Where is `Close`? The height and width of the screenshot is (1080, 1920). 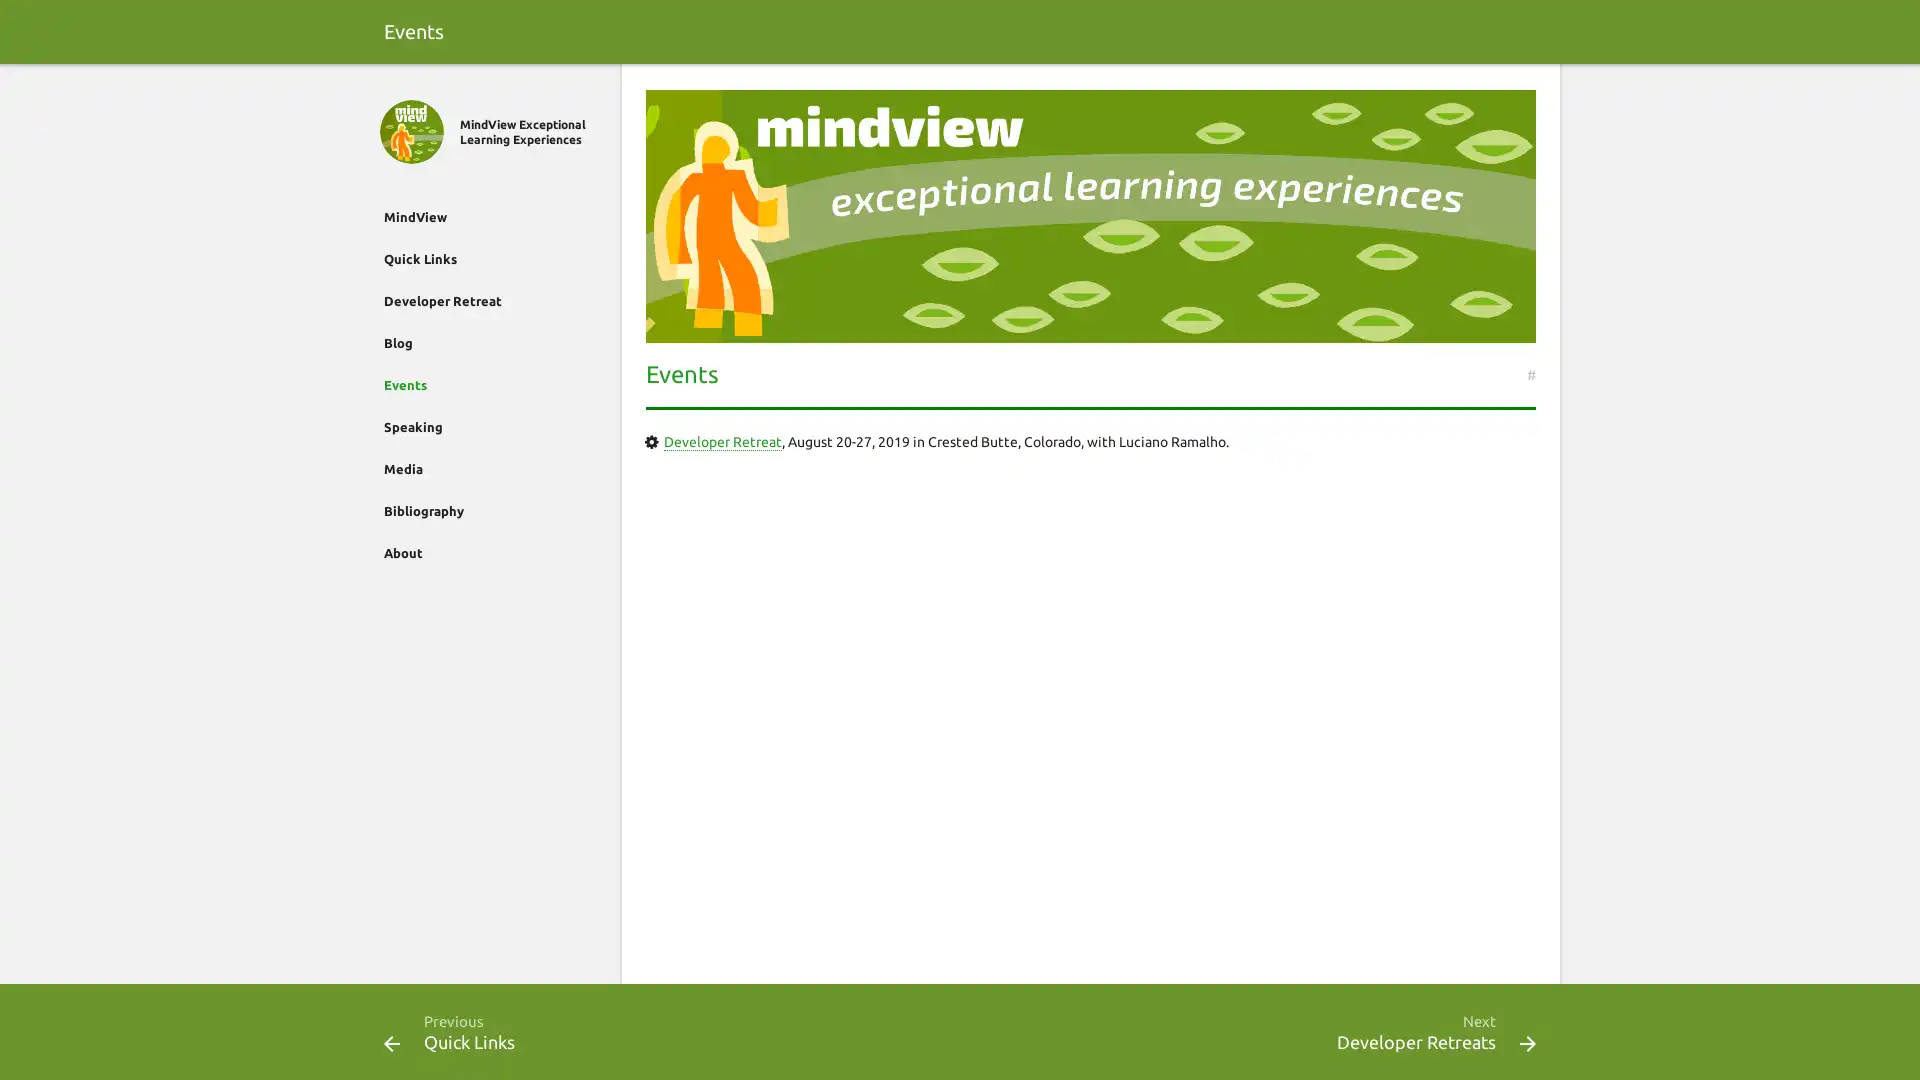 Close is located at coordinates (392, 87).